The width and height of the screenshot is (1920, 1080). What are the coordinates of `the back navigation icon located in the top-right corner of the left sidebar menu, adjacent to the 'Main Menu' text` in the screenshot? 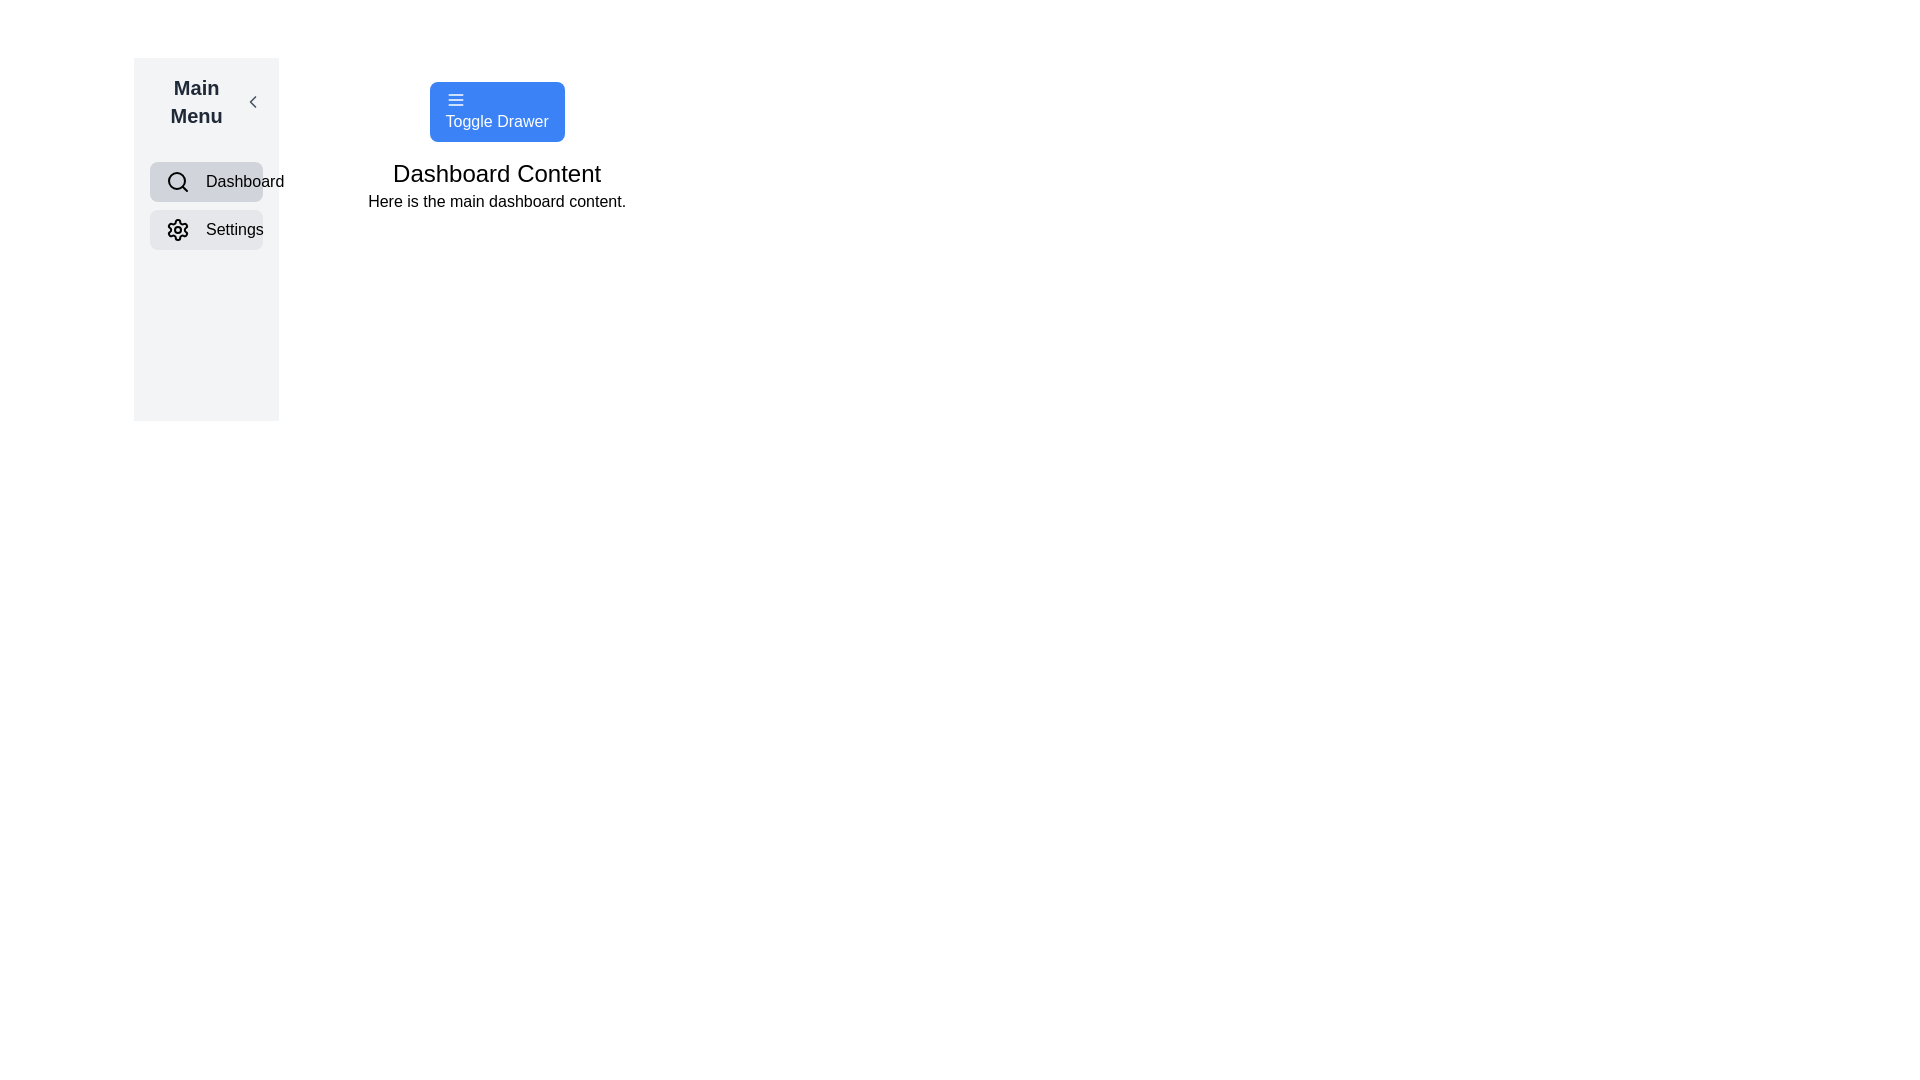 It's located at (252, 101).